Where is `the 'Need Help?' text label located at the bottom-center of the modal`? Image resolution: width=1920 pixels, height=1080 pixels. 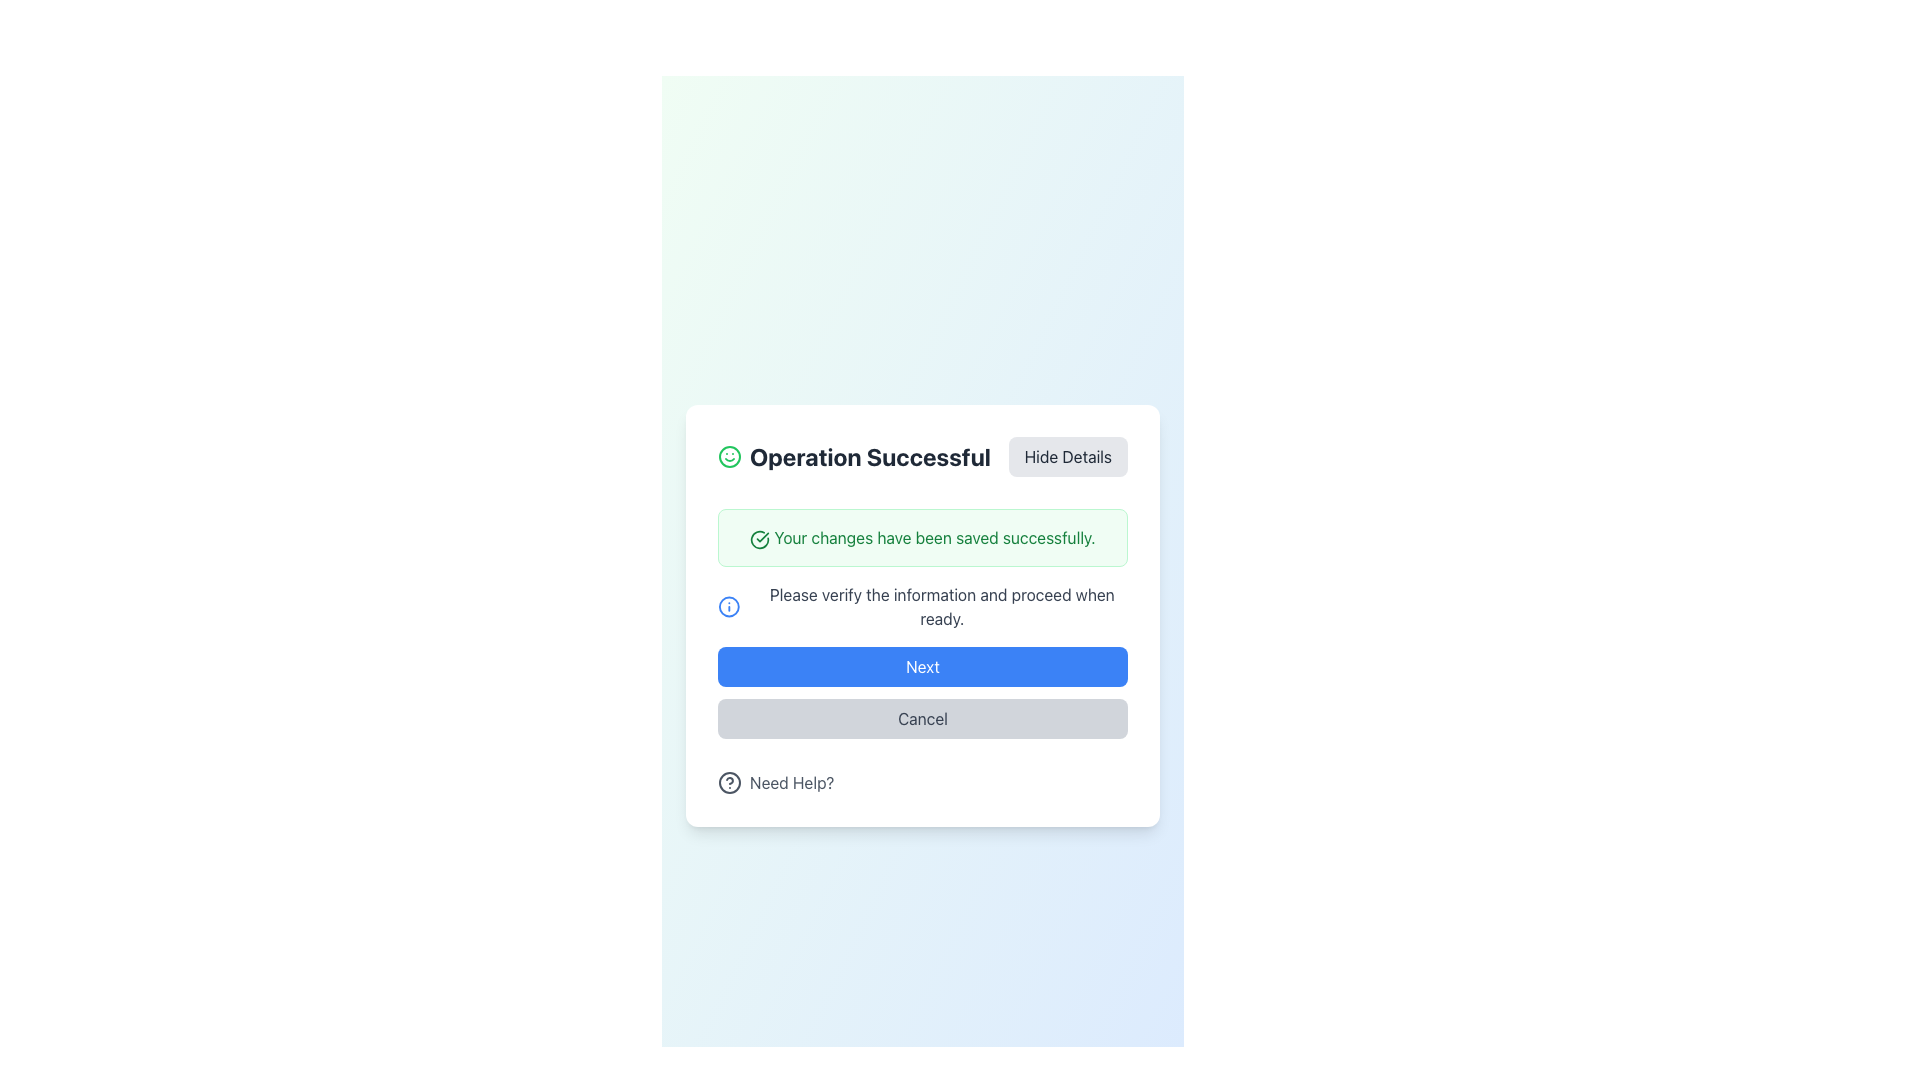
the 'Need Help?' text label located at the bottom-center of the modal is located at coordinates (791, 782).